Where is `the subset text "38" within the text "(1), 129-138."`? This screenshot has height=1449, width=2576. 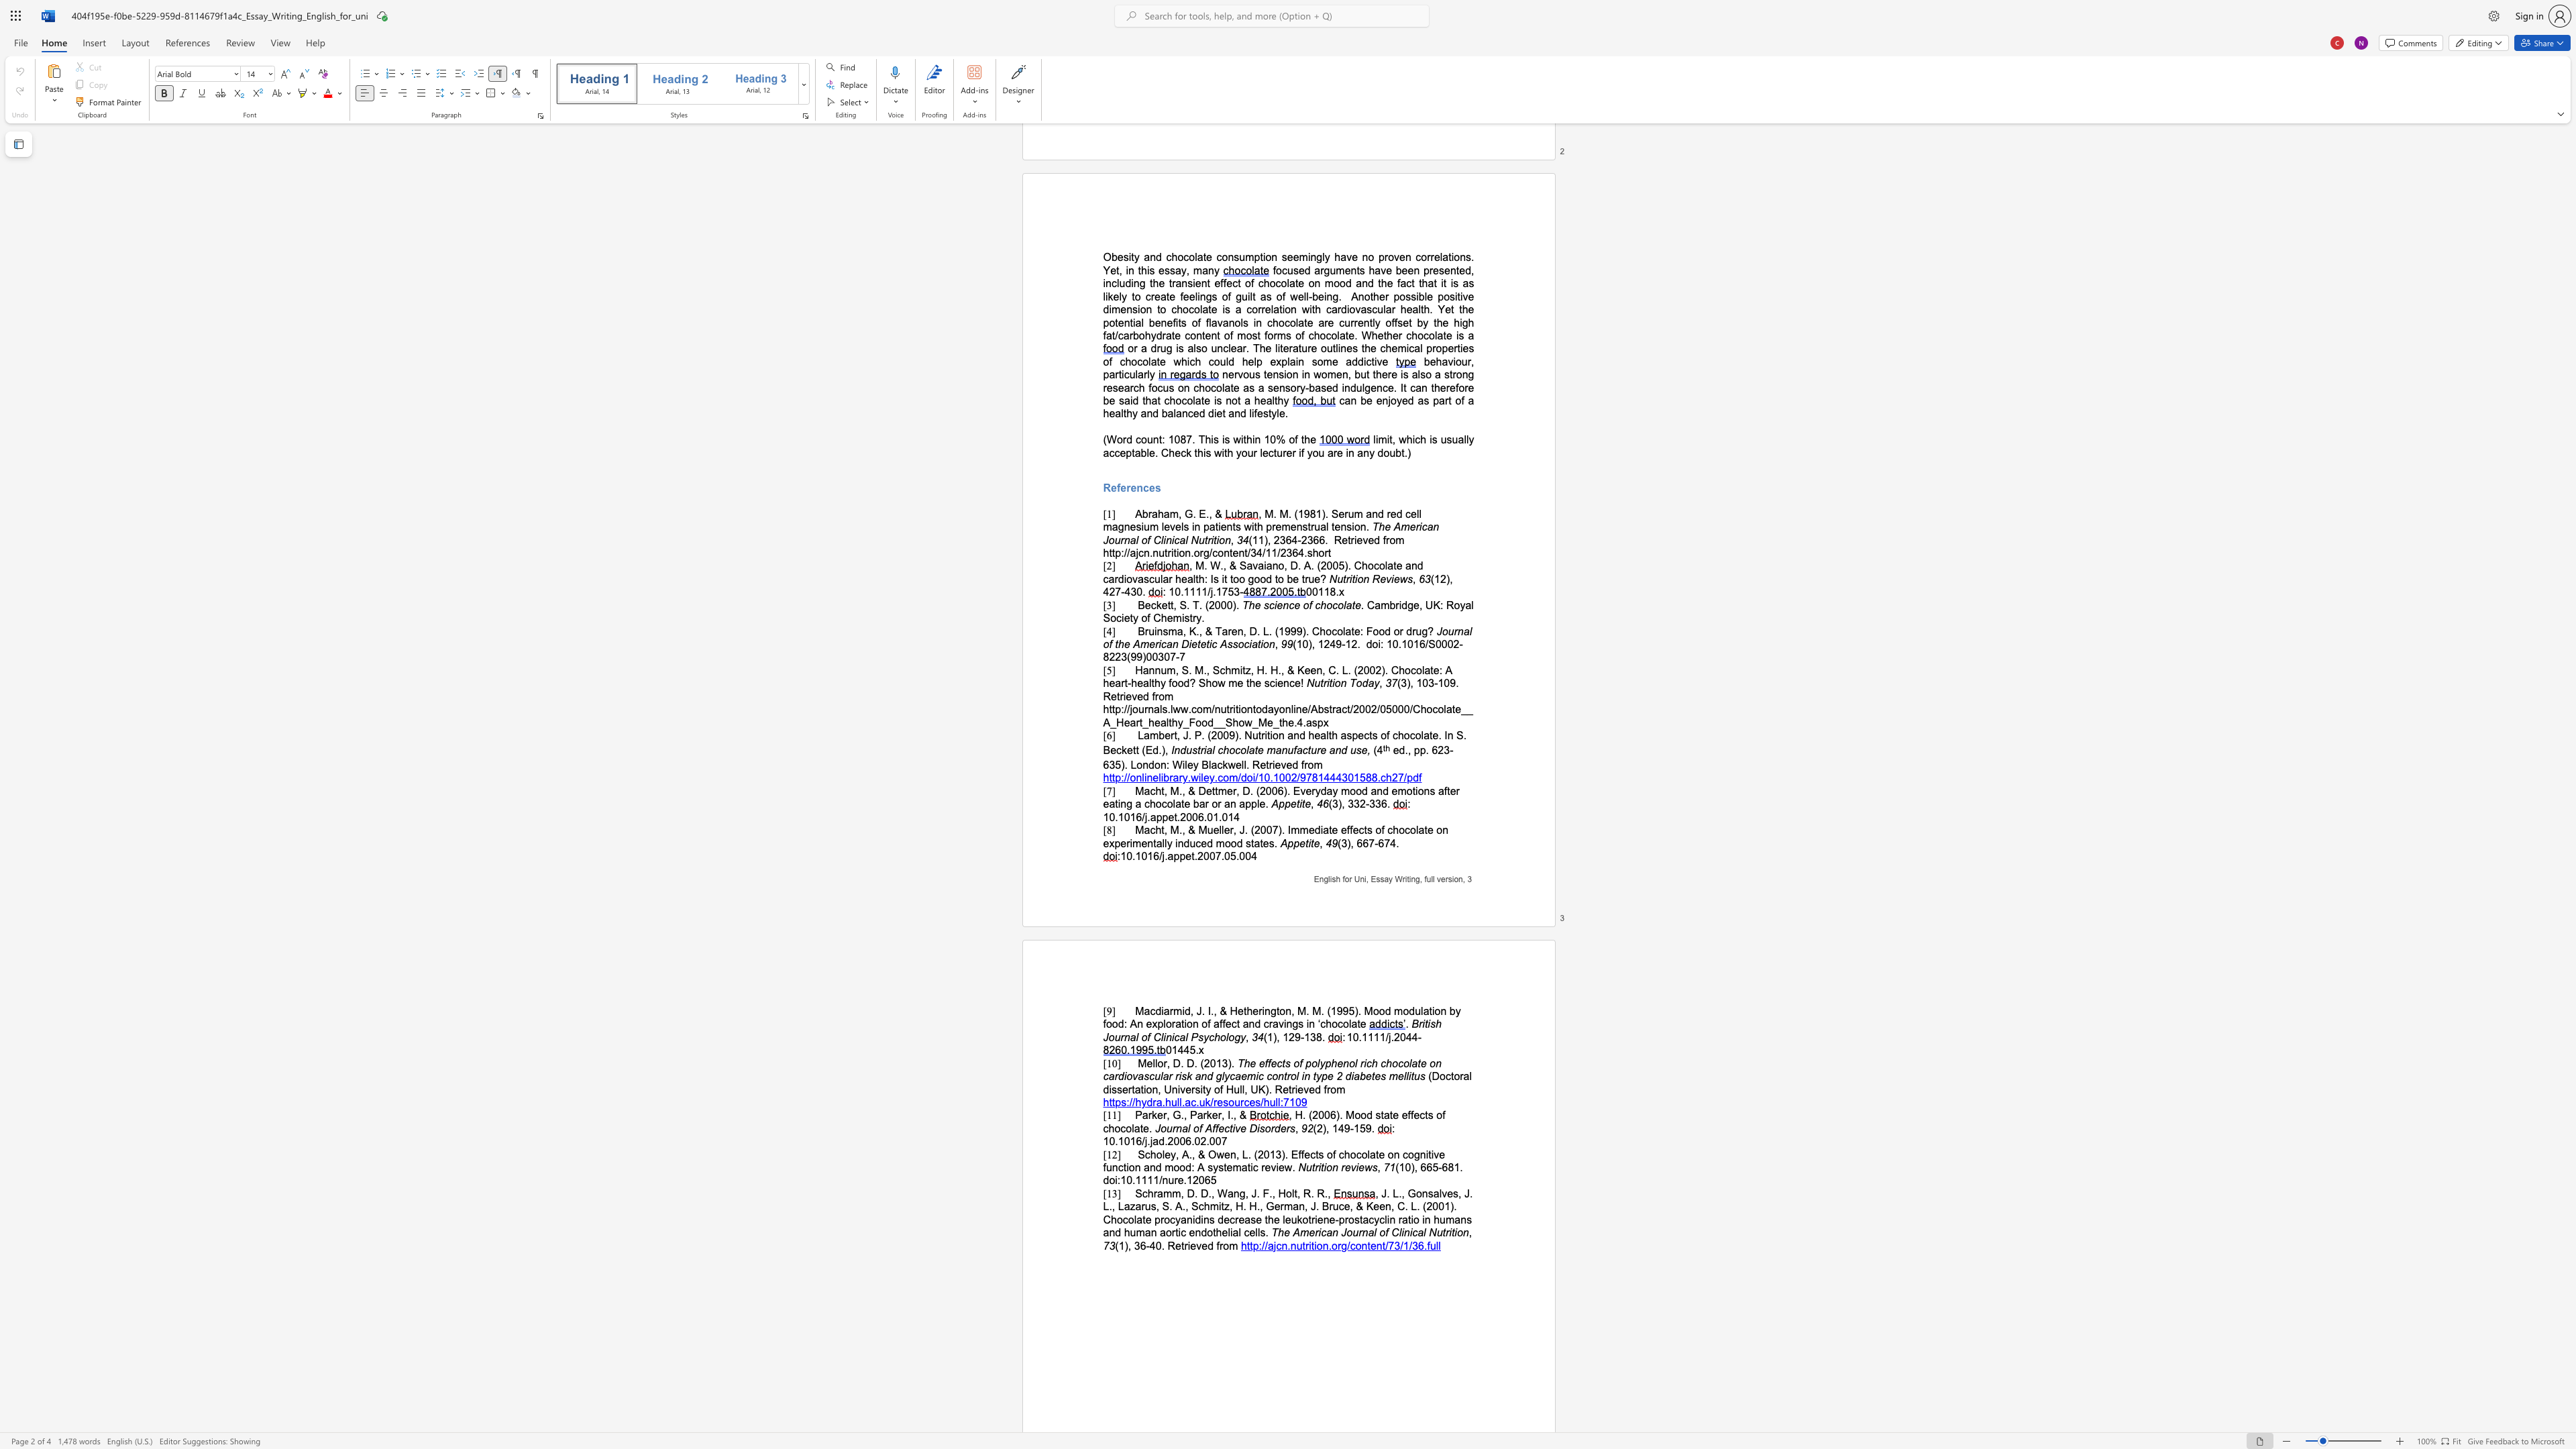 the subset text "38" within the text "(1), 129-138." is located at coordinates (1309, 1036).